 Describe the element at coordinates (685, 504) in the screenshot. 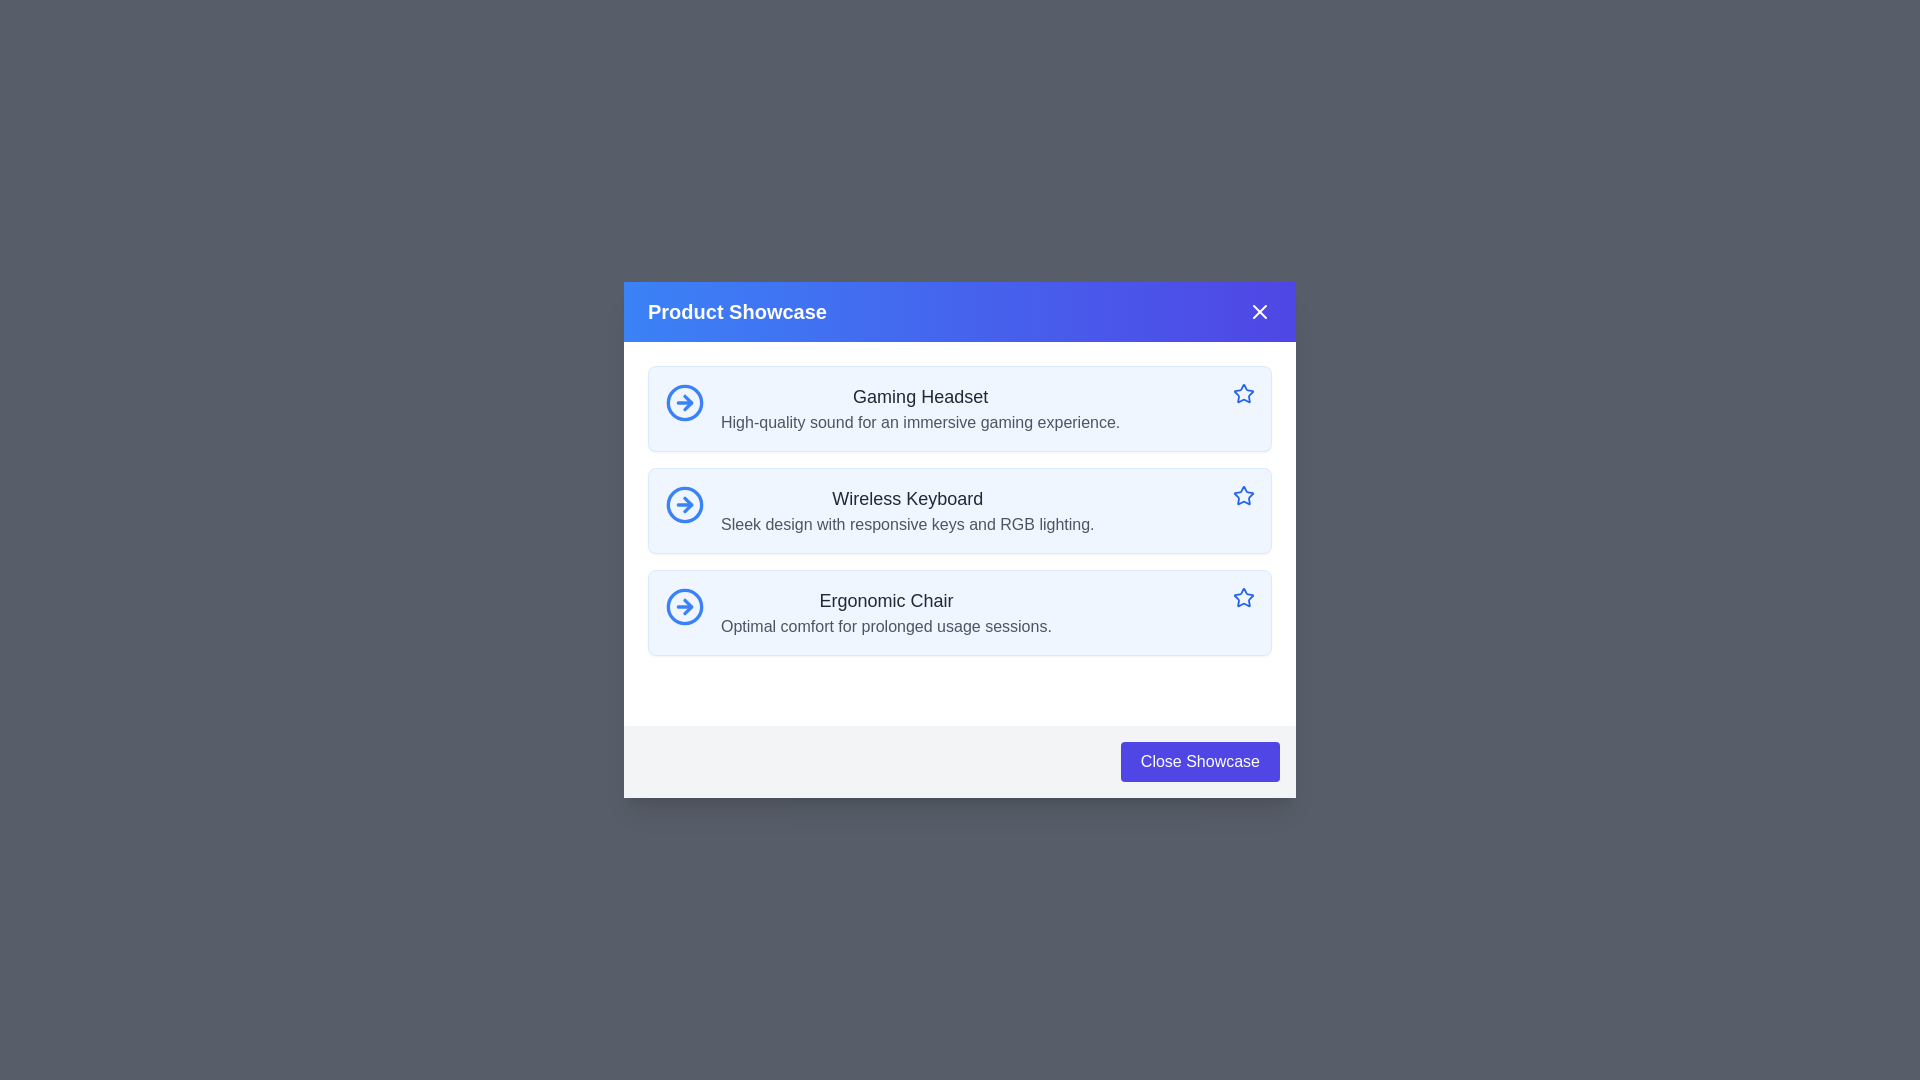

I see `Decorative SVG element of the arrow icon located to the left of the 'Wireless Keyboard' label in the middle row of the modal UI using developer tools` at that location.